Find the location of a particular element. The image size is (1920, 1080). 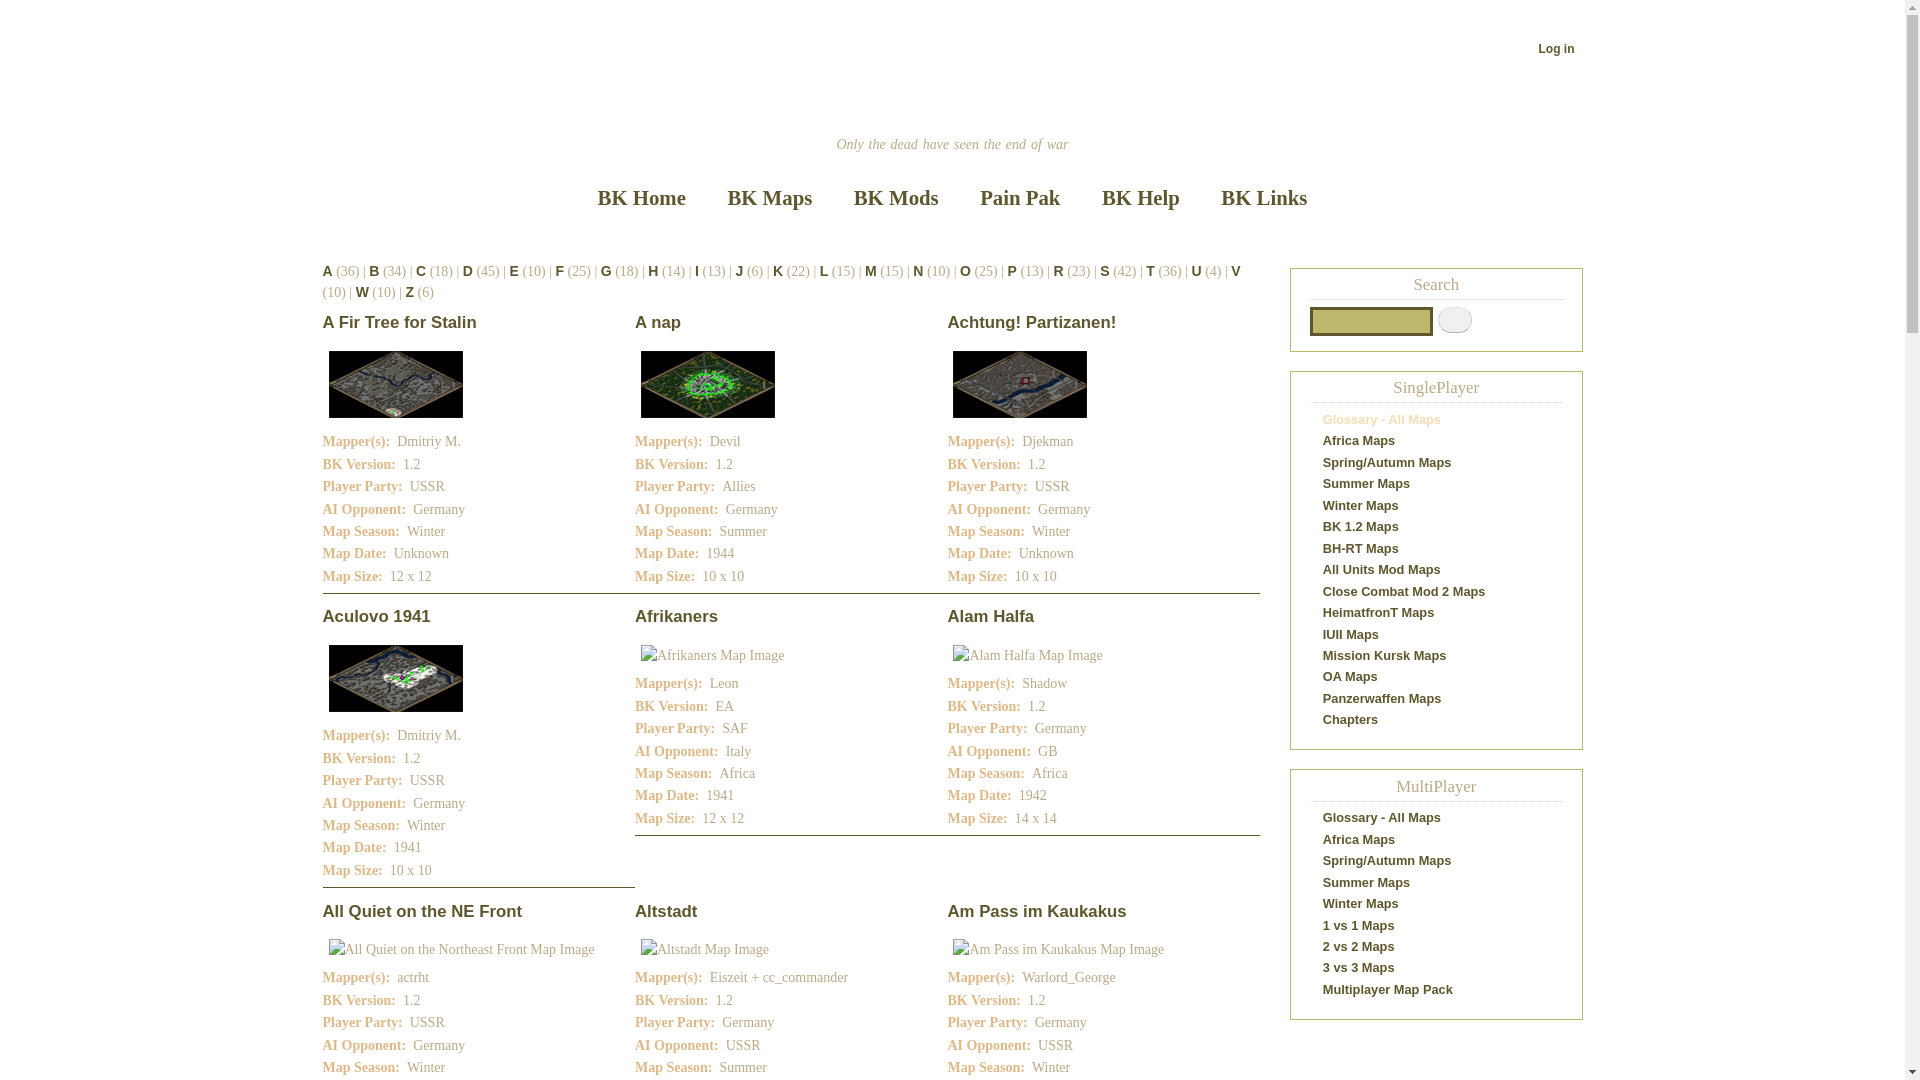

'U' is located at coordinates (1196, 270).